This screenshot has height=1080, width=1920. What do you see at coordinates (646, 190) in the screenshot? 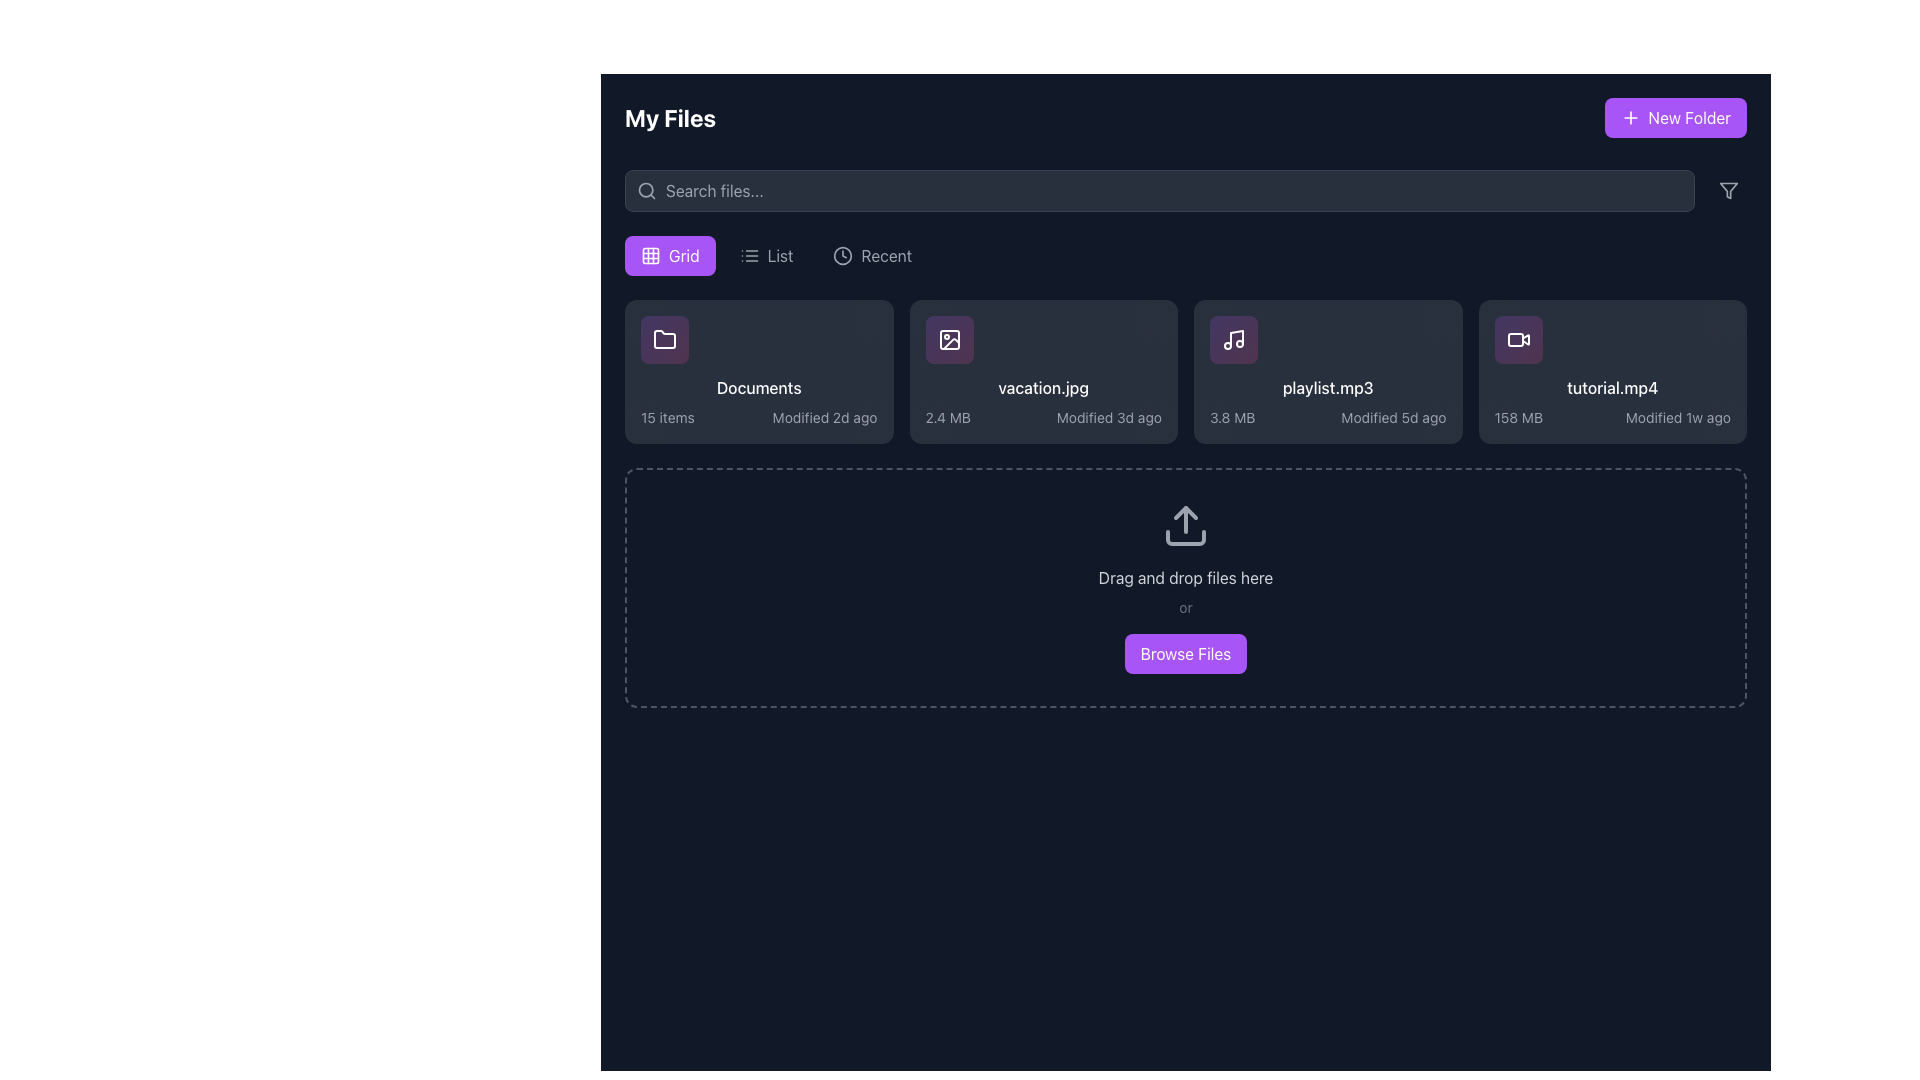
I see `the circular SVG element that is part of the search icon, located adjacent to the 'Search files…' input field` at bounding box center [646, 190].